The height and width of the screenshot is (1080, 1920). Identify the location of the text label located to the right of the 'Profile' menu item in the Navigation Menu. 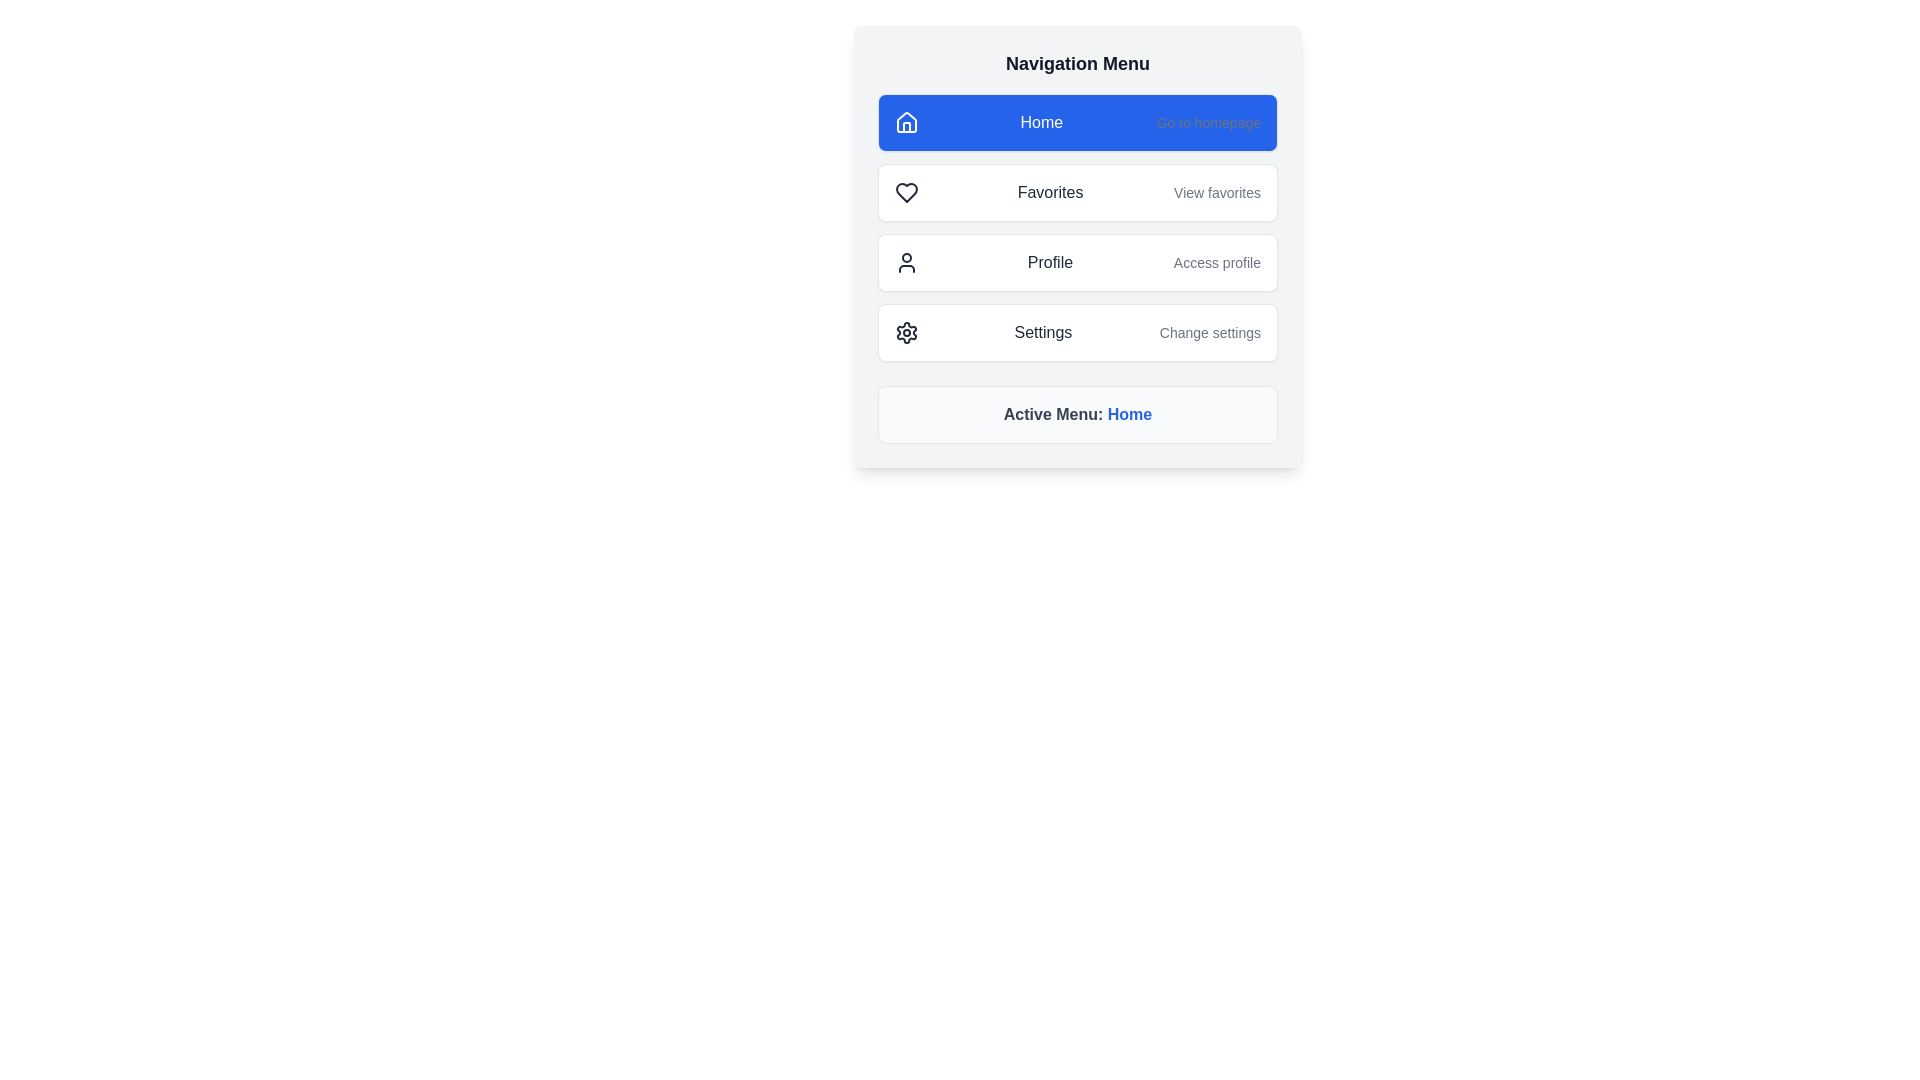
(1216, 261).